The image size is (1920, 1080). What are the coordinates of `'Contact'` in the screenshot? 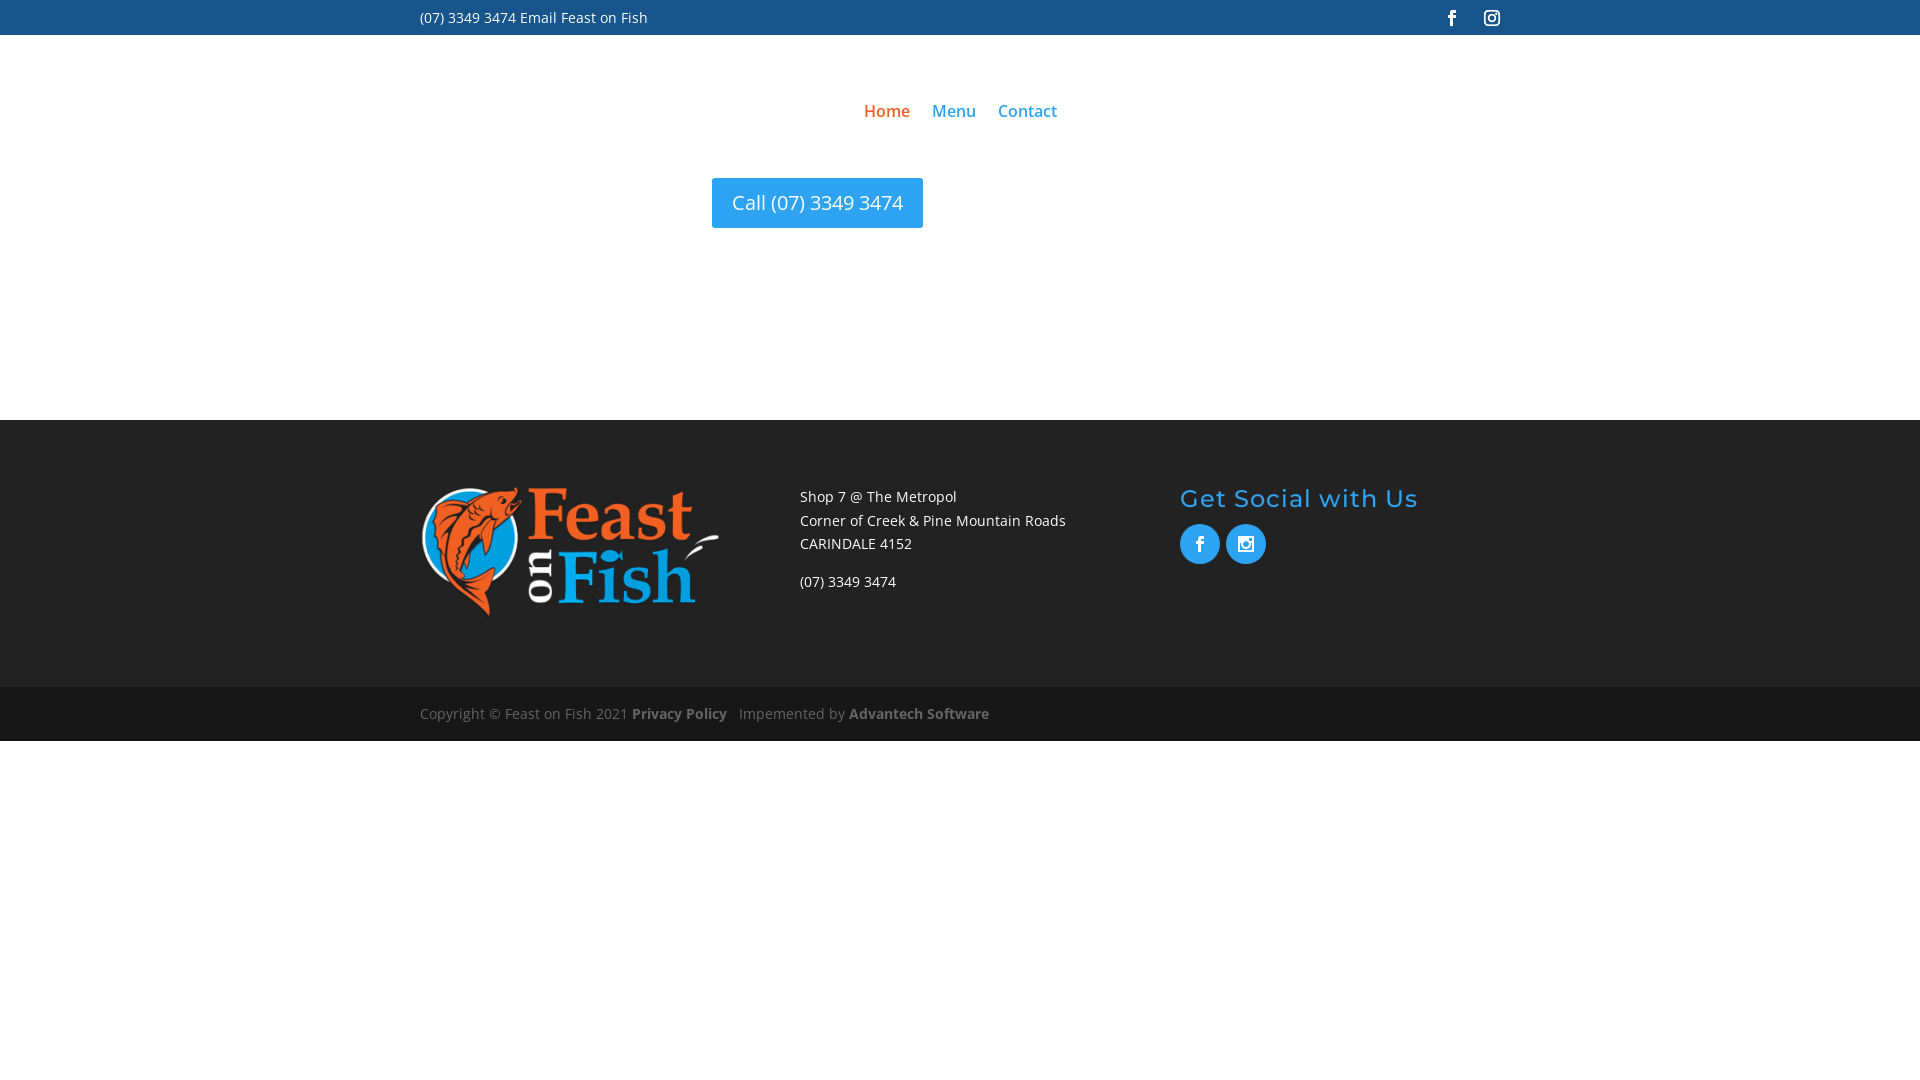 It's located at (1027, 111).